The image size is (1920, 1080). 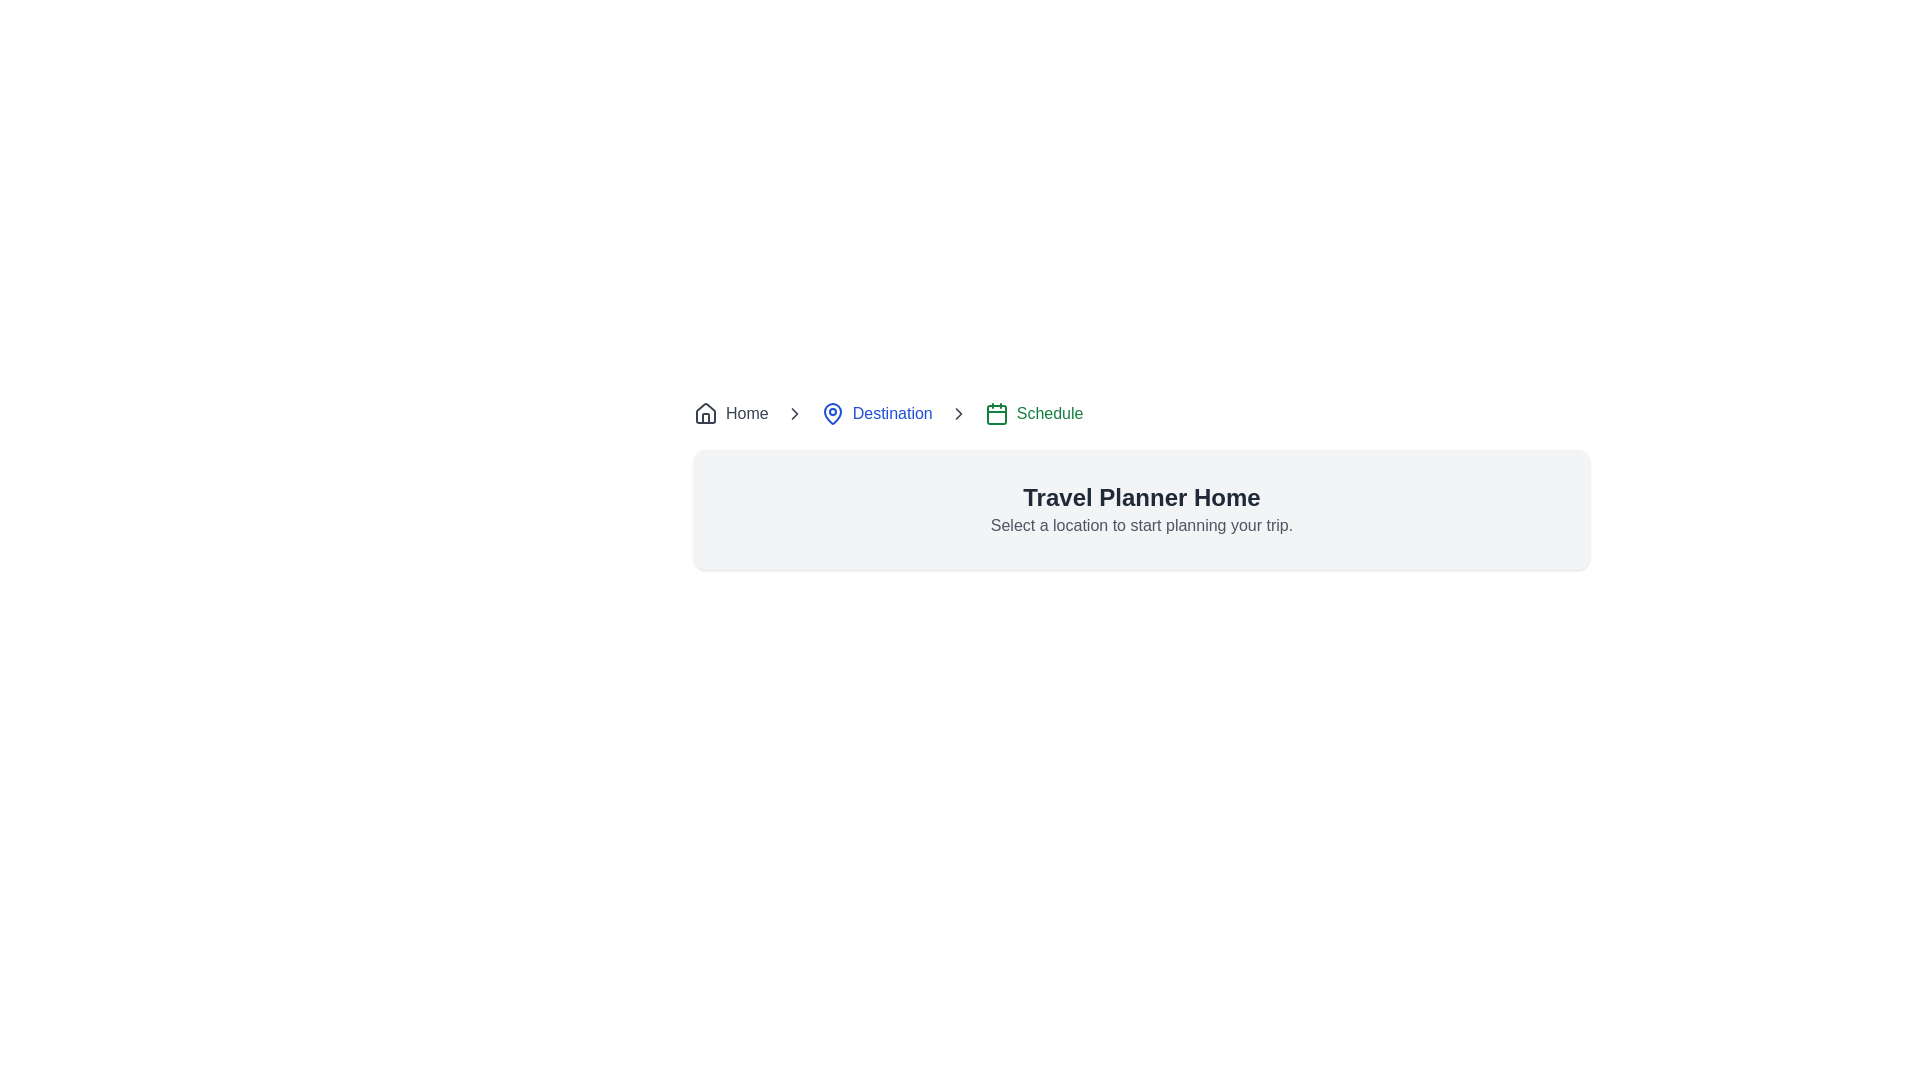 What do you see at coordinates (730, 412) in the screenshot?
I see `the first navigation link in the horizontal menu` at bounding box center [730, 412].